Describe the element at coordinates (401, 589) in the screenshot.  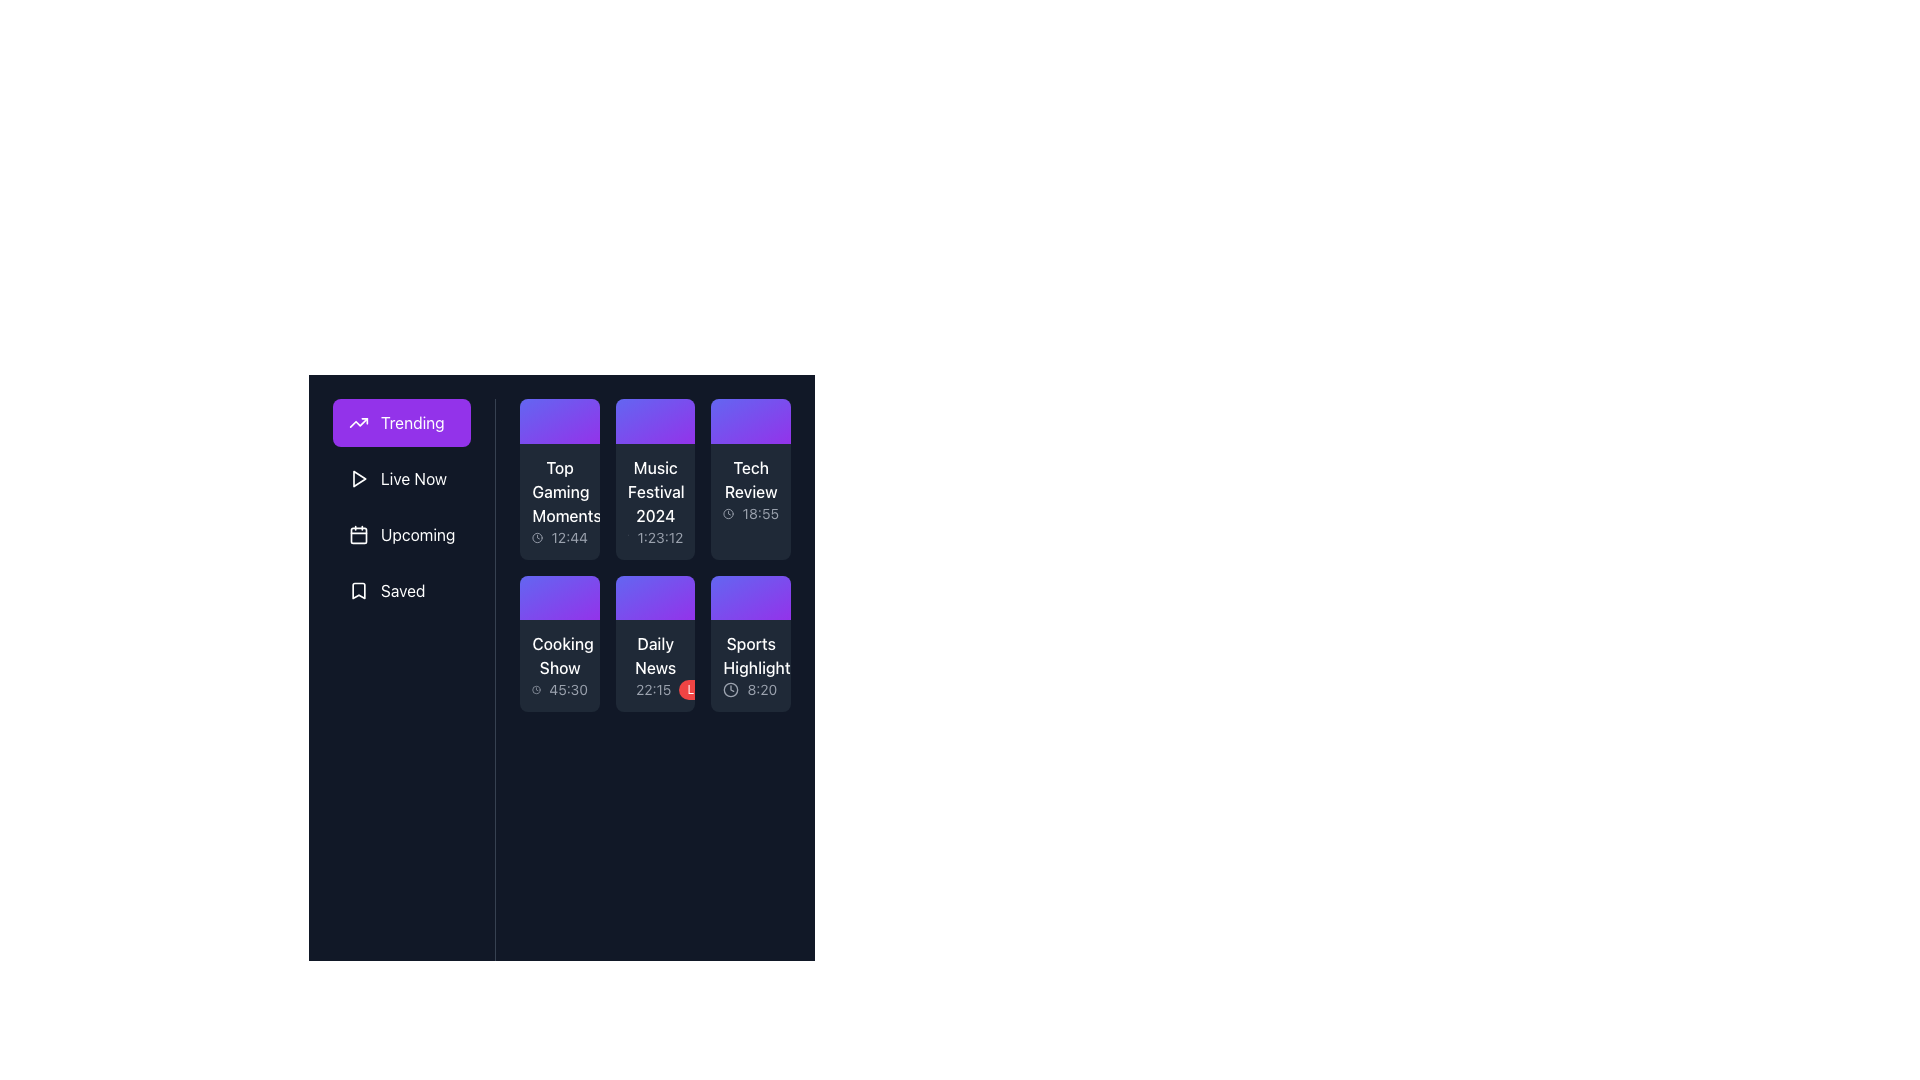
I see `the 'Saved' button, which features a bookmark icon and is styled with a rounded border` at that location.